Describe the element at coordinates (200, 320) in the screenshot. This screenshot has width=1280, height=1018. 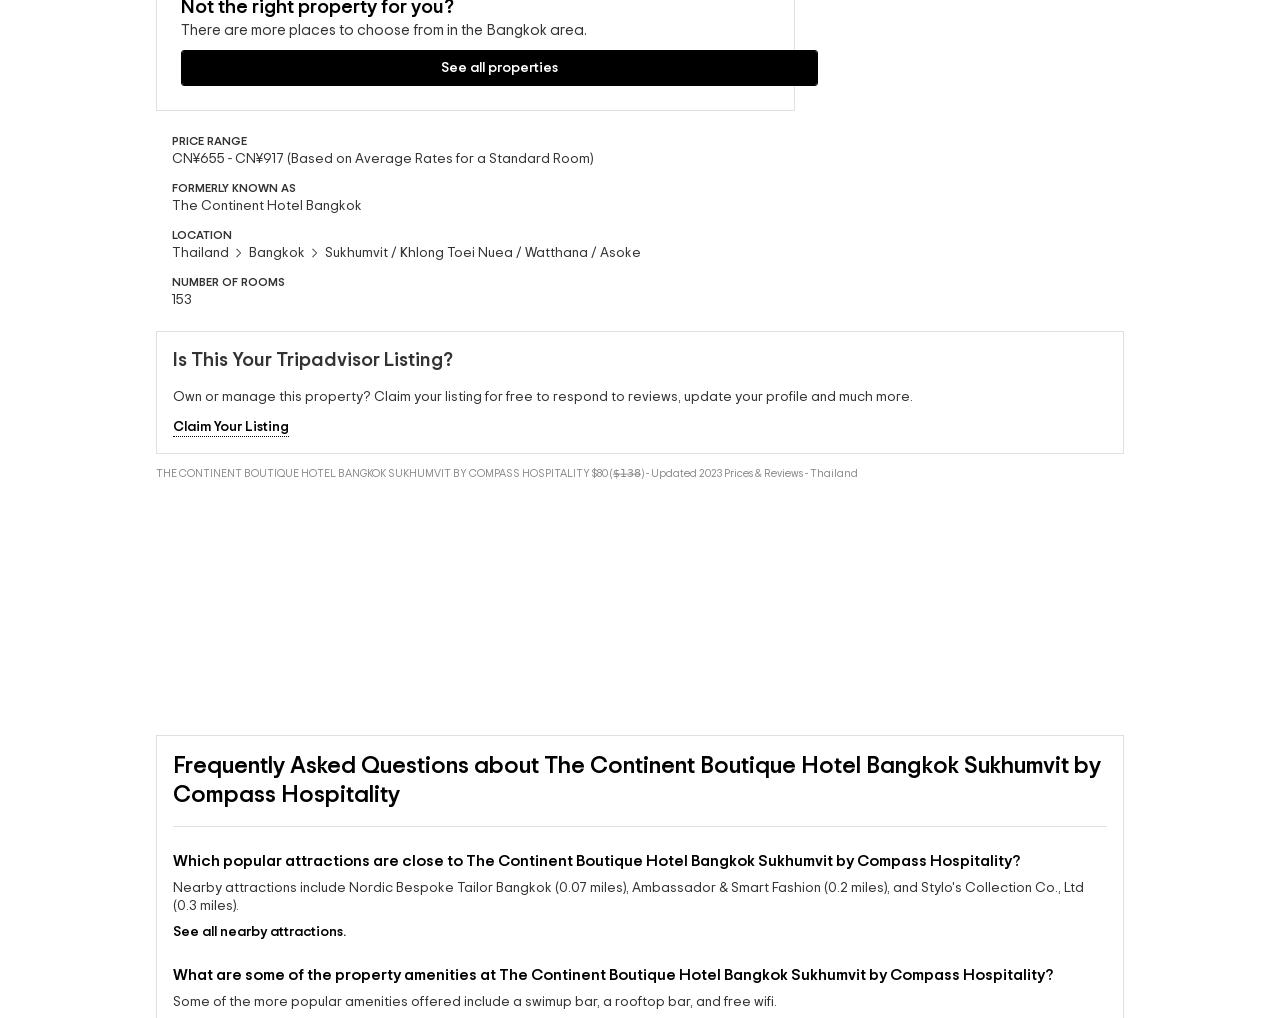
I see `'Thailand'` at that location.